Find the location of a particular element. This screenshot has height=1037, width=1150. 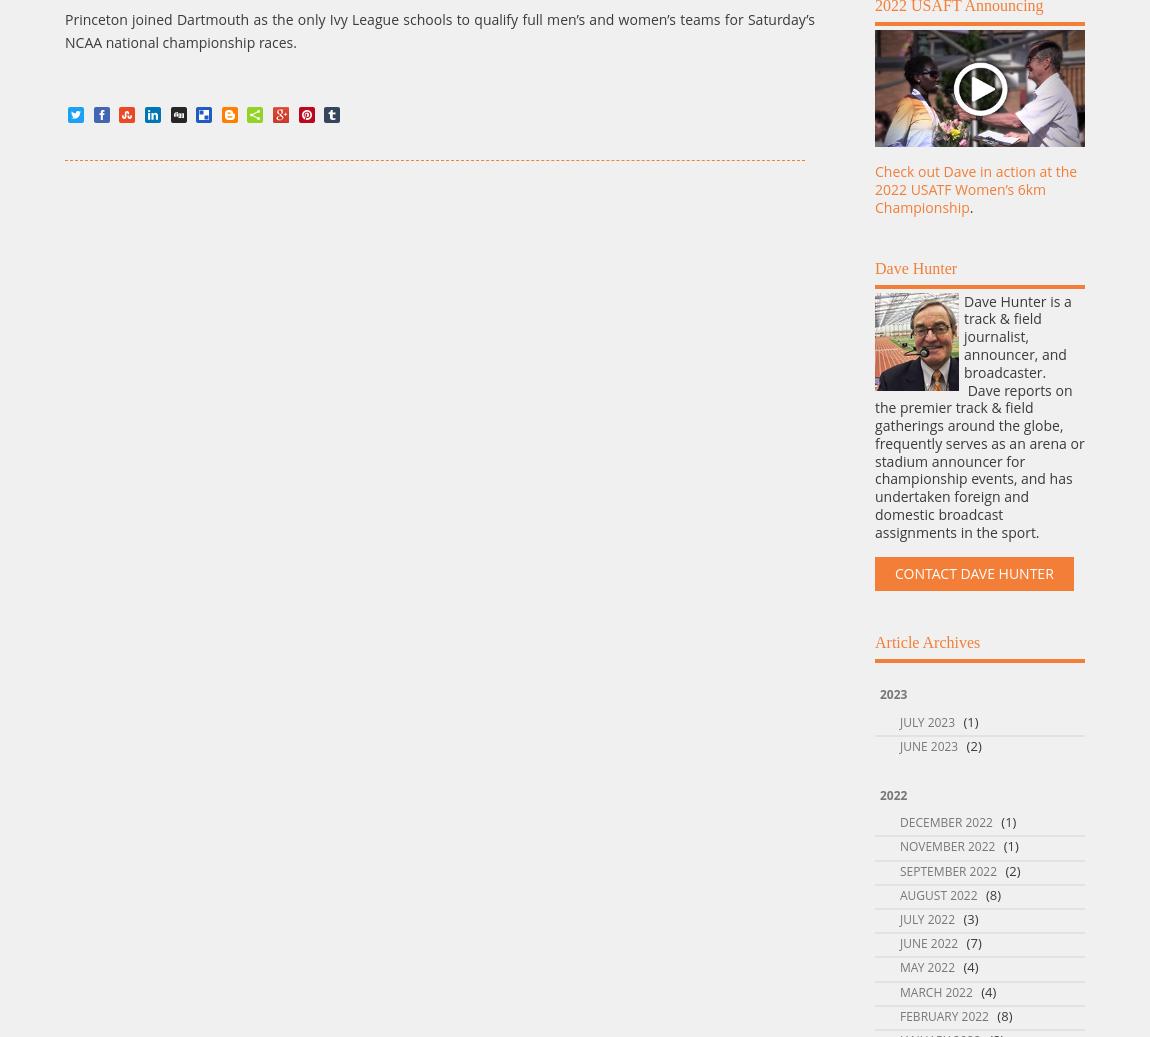

'CONTACT DAVE HUNTER' is located at coordinates (974, 573).